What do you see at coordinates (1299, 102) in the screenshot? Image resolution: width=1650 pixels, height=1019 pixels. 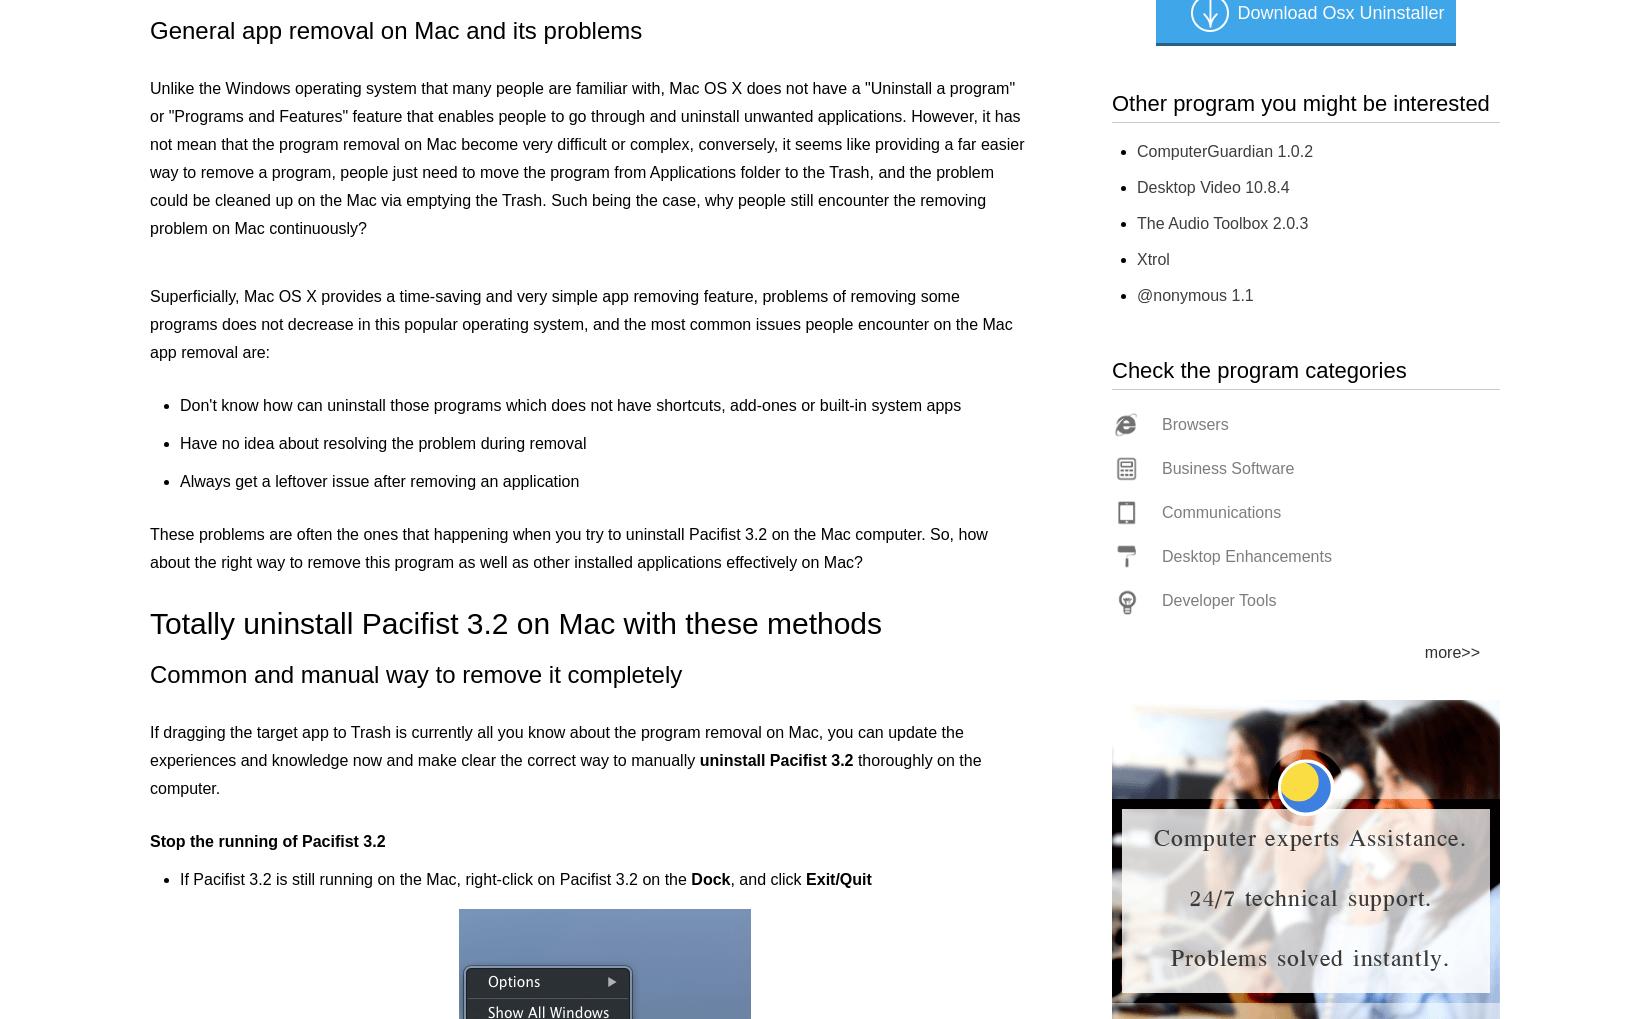 I see `'Other program you might be interested'` at bounding box center [1299, 102].